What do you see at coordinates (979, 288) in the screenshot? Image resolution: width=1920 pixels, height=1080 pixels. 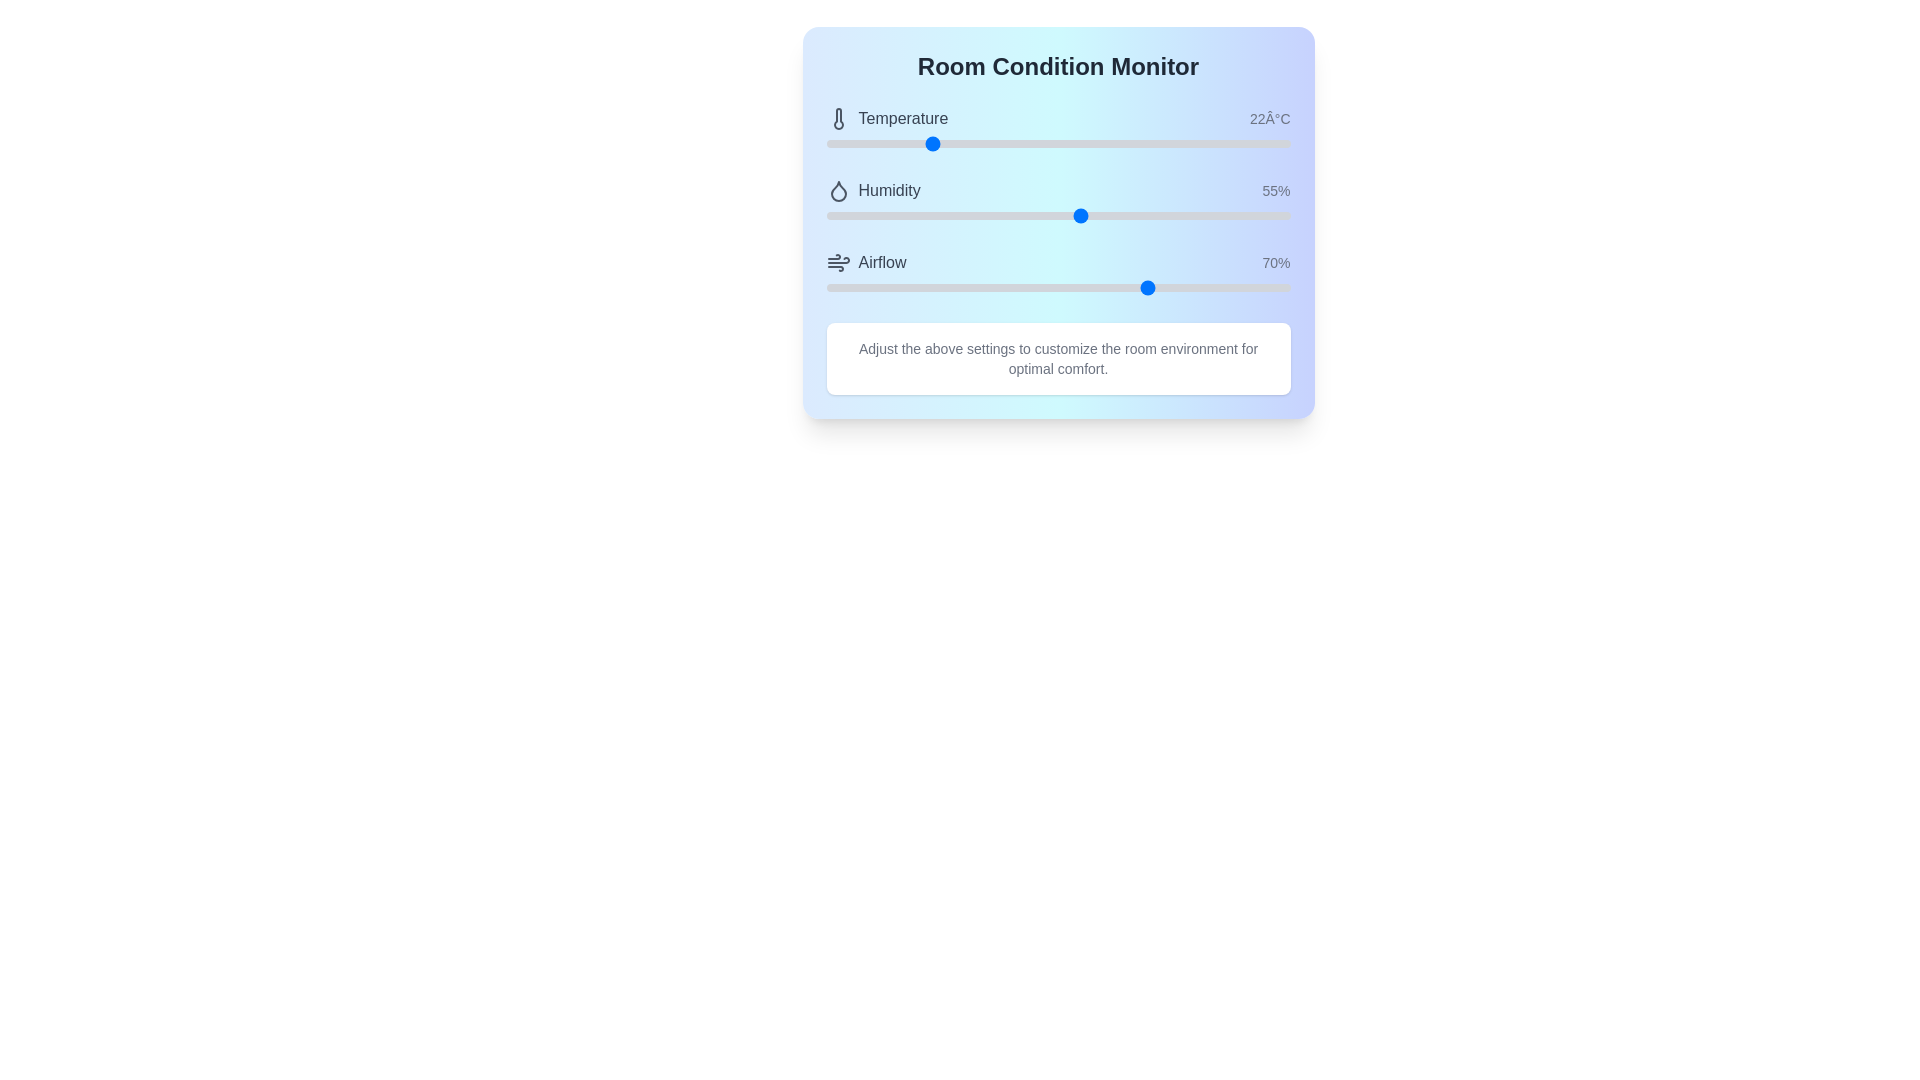 I see `airflow level` at bounding box center [979, 288].